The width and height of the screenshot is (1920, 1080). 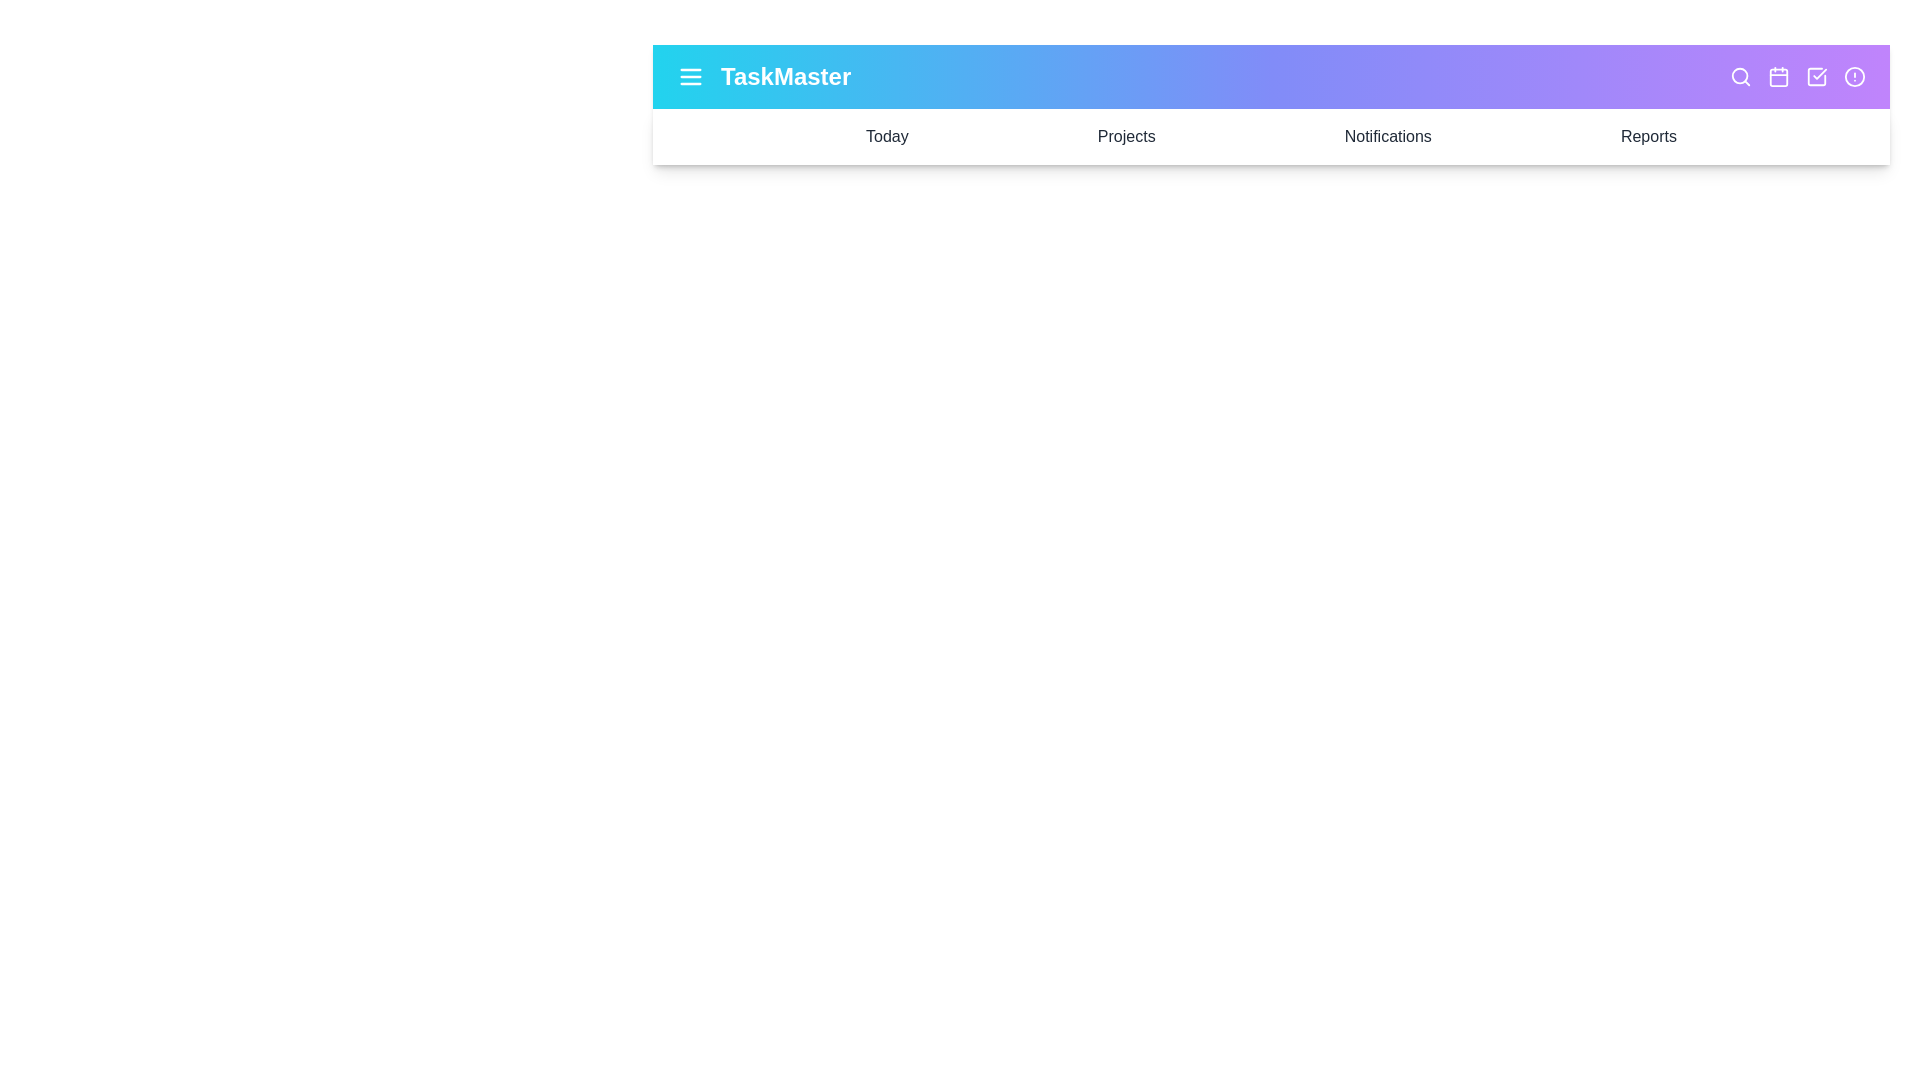 I want to click on the menu icon to toggle the side menu visibility, so click(x=691, y=76).